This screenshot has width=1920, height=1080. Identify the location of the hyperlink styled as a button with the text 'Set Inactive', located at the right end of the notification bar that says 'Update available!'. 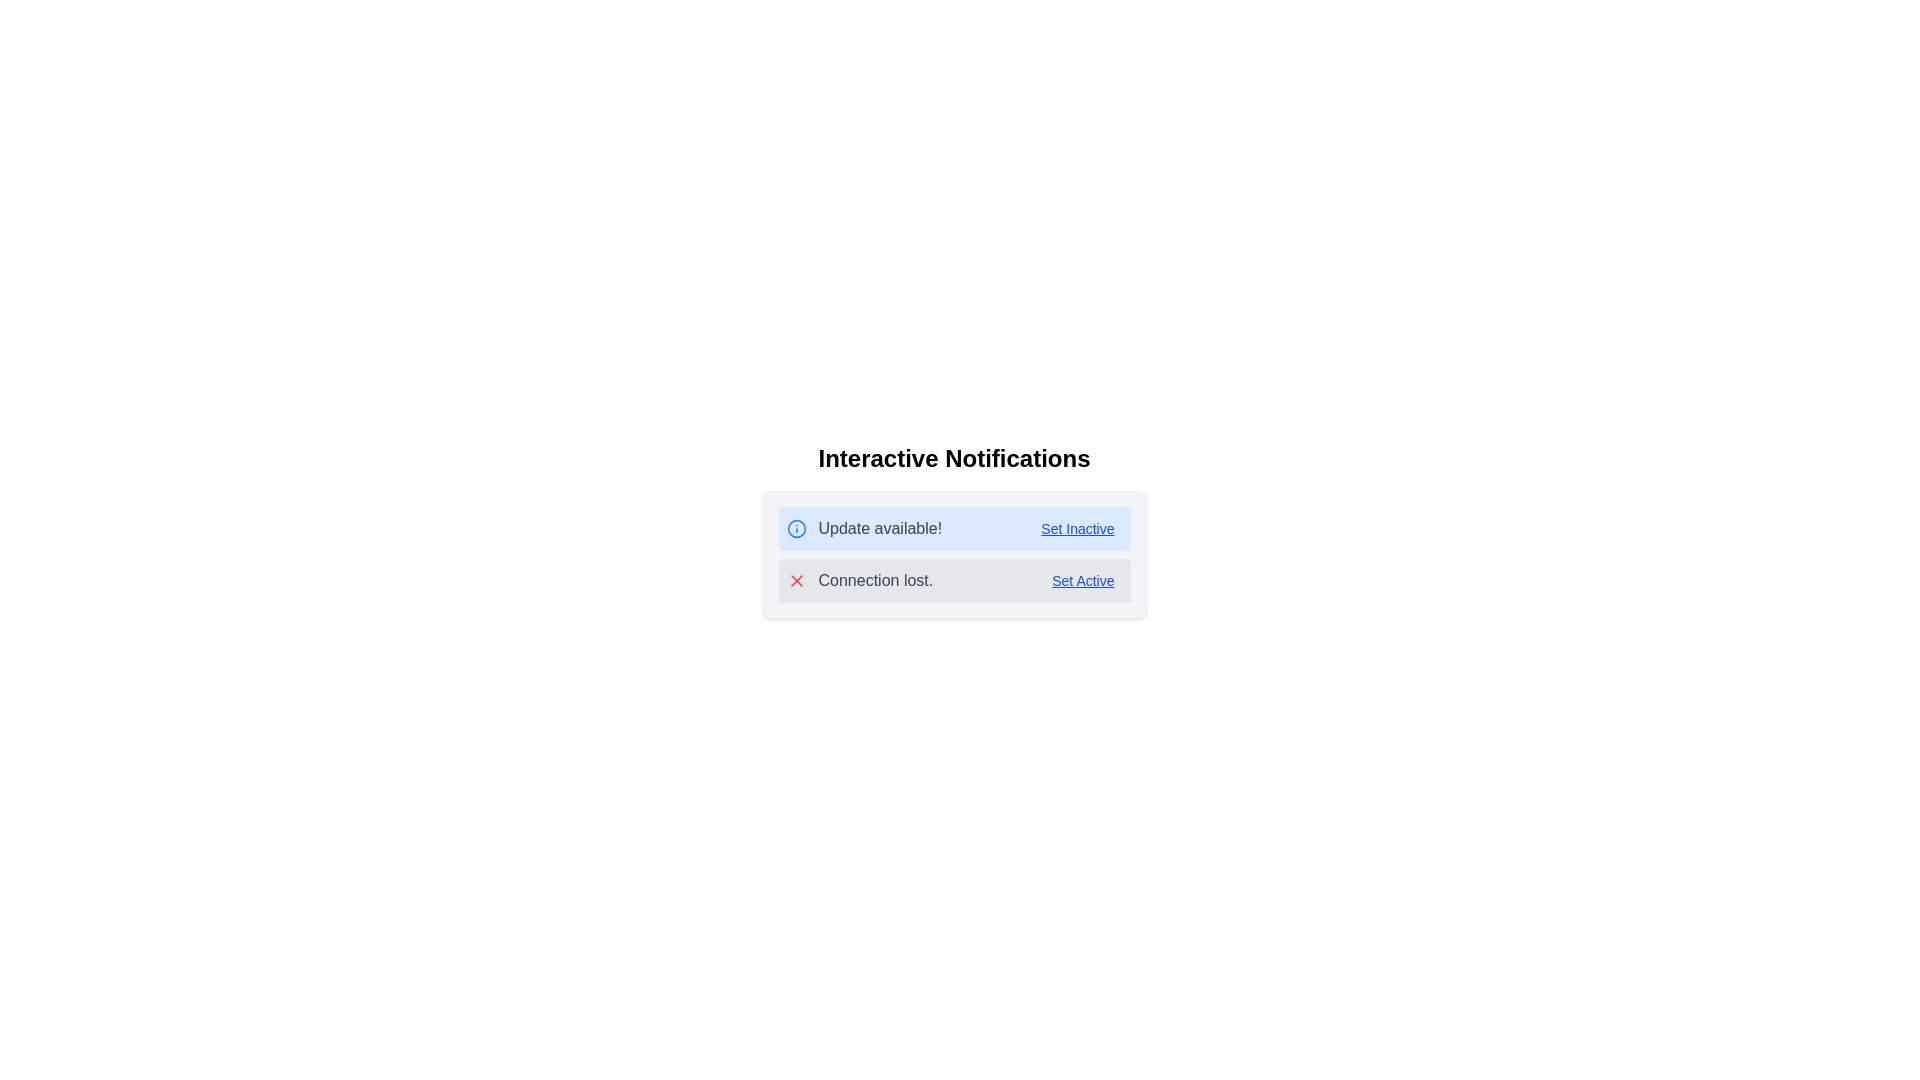
(1076, 527).